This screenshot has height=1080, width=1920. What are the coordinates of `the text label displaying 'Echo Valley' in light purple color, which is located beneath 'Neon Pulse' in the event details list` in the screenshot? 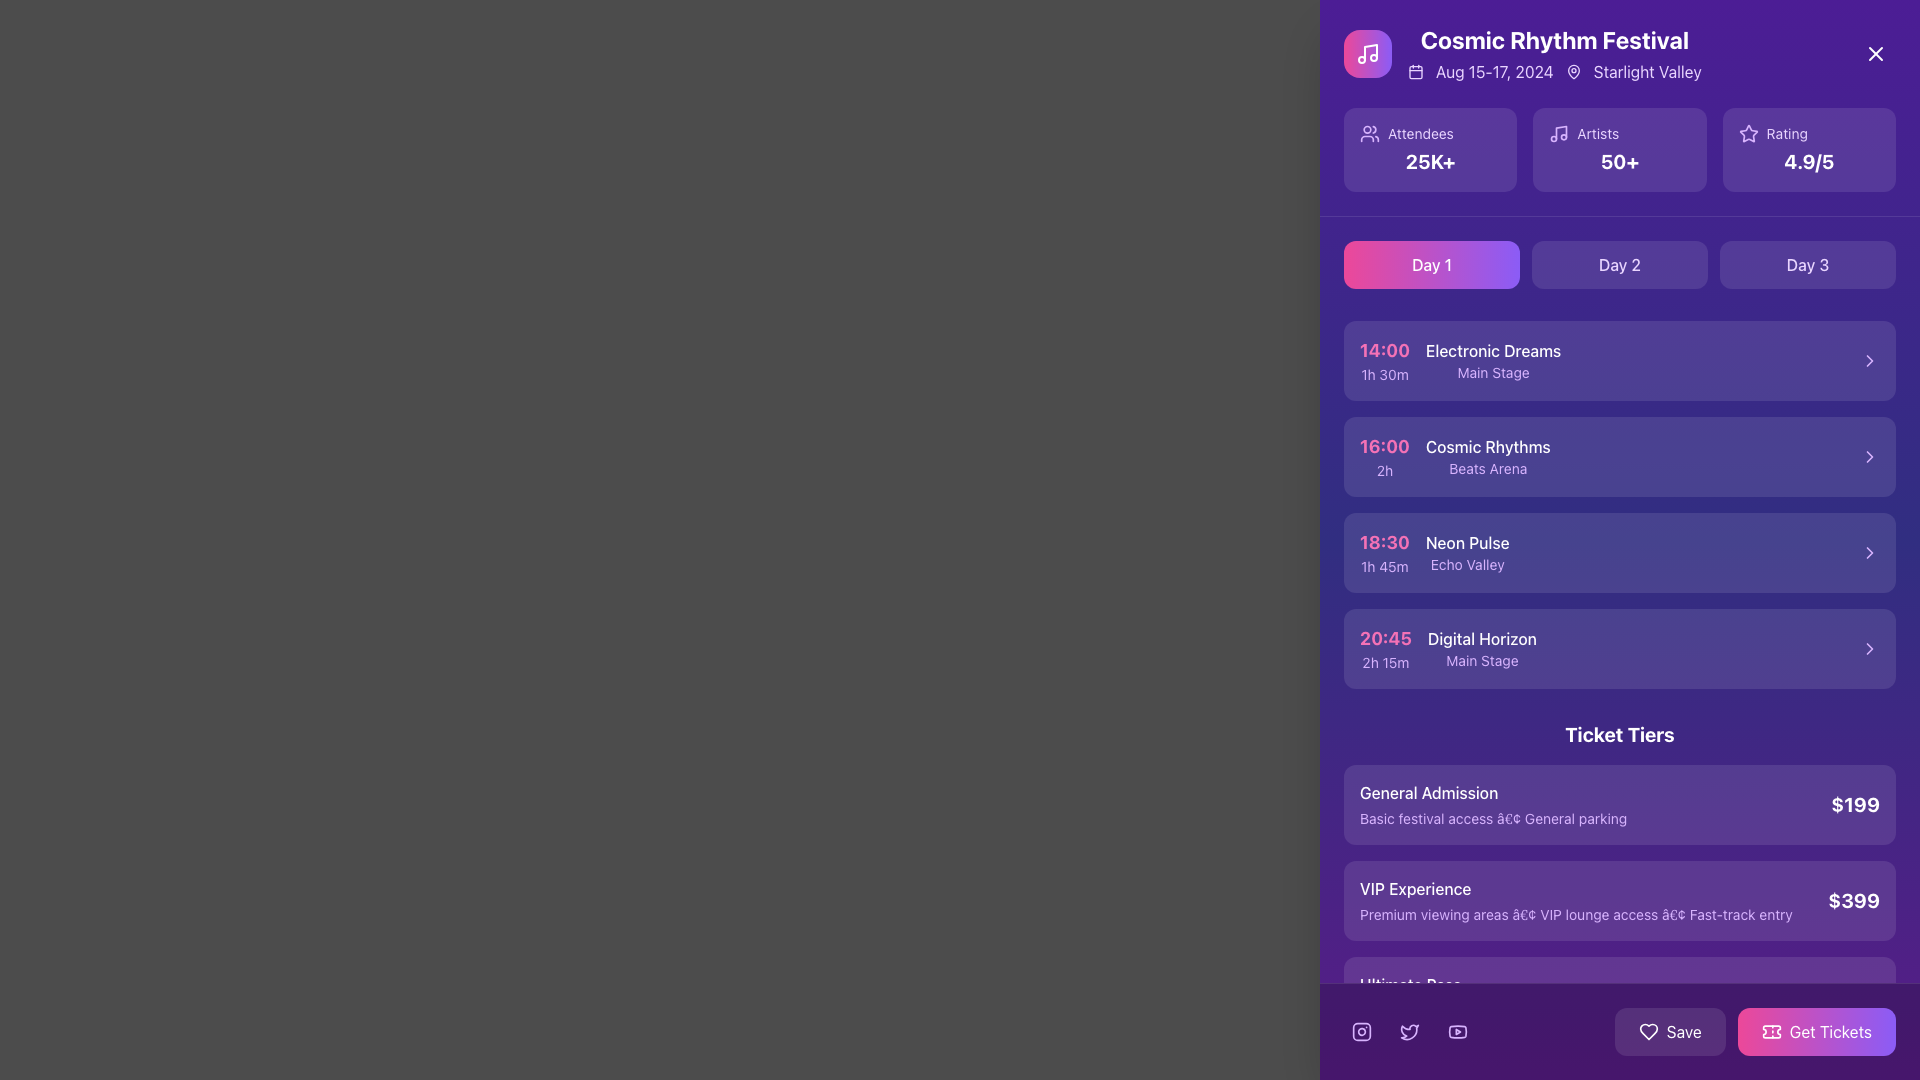 It's located at (1467, 564).